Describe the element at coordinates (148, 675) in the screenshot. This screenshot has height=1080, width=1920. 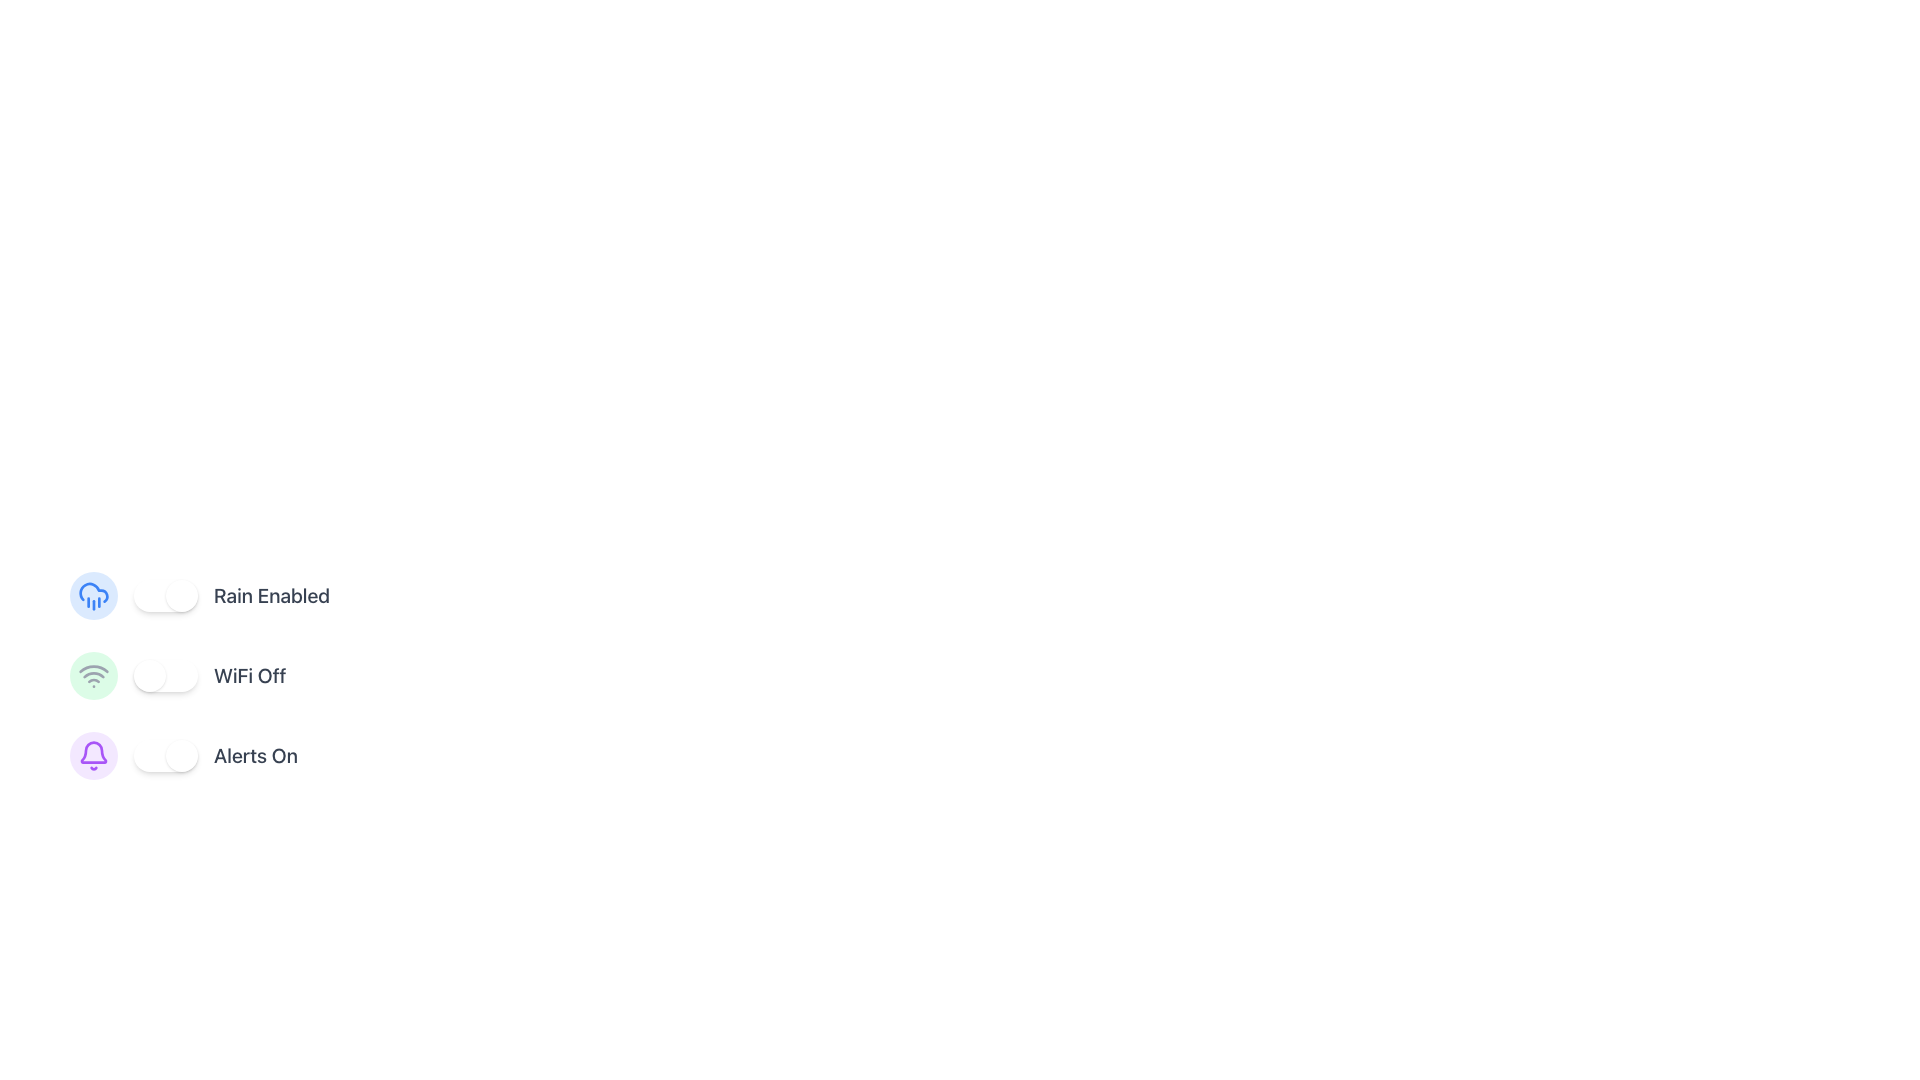
I see `the small circular toggle handle inside the 'WiFi Off' toggle switch` at that location.